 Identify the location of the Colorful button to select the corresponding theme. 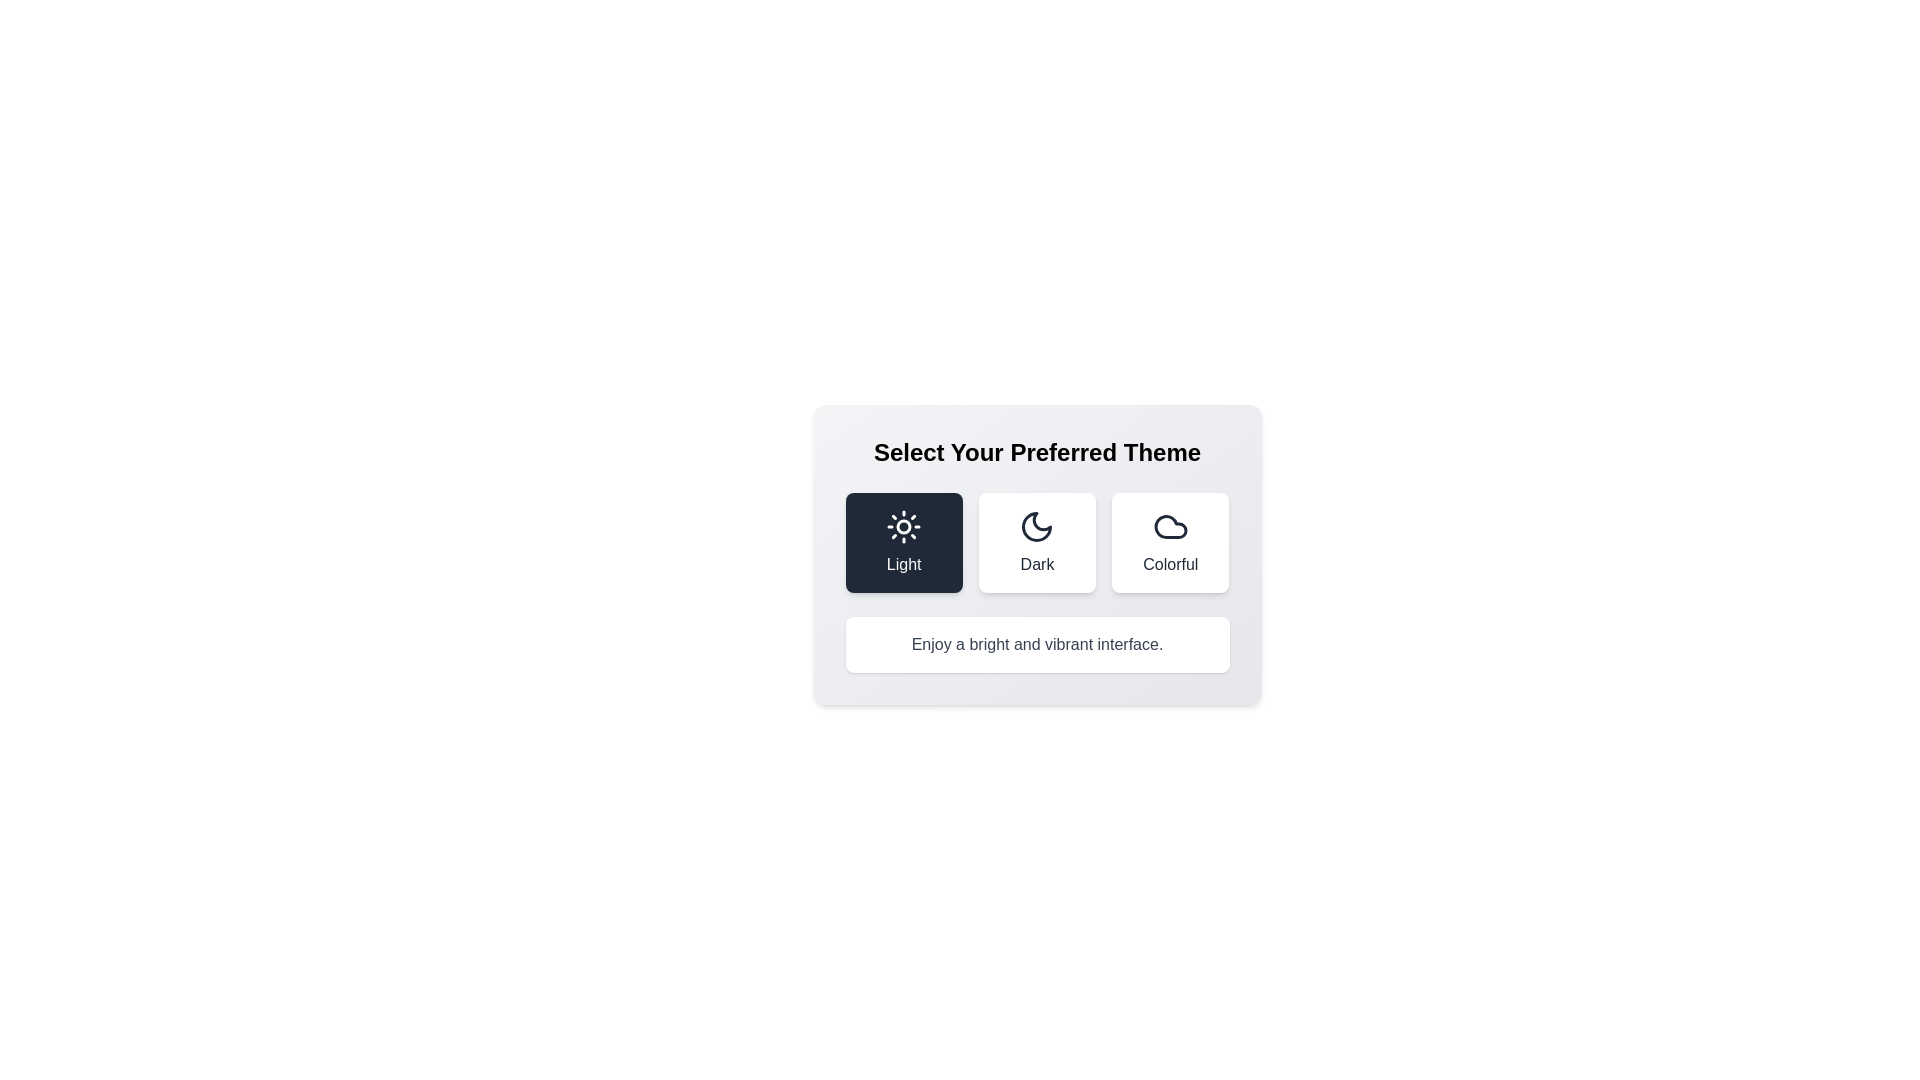
(1170, 543).